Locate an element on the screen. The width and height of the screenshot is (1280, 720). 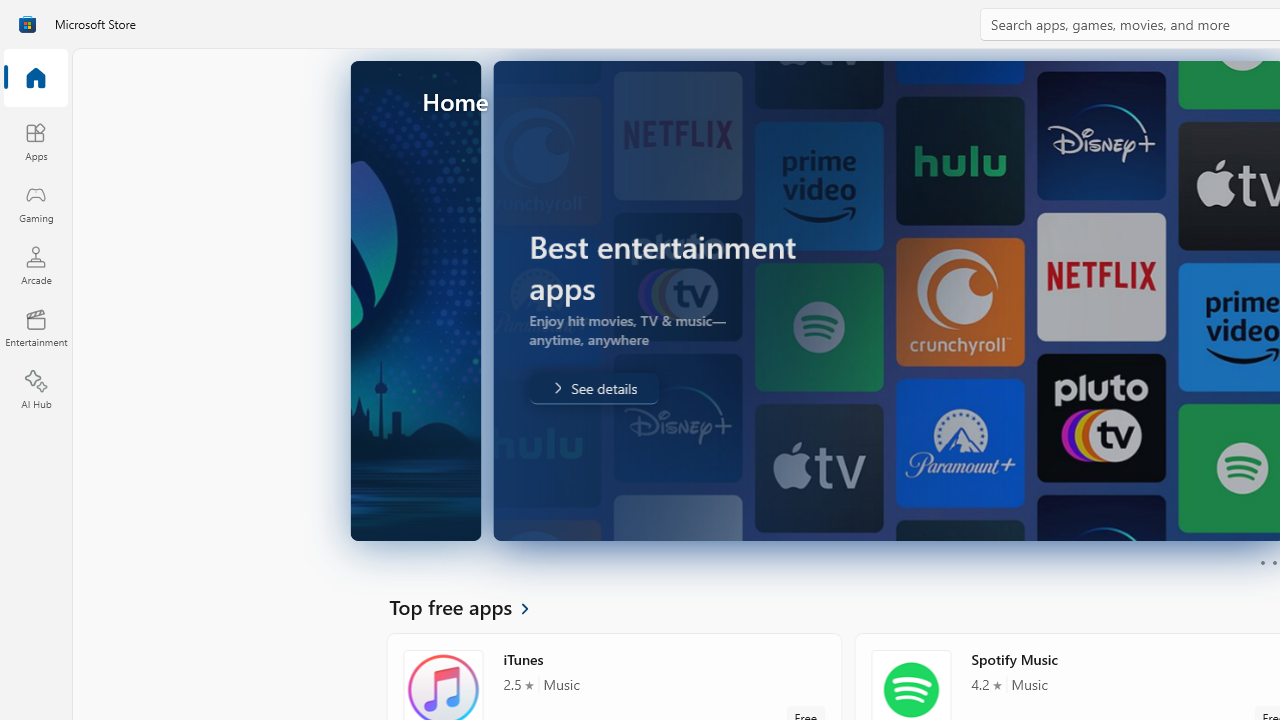
'Gaming' is located at coordinates (35, 203).